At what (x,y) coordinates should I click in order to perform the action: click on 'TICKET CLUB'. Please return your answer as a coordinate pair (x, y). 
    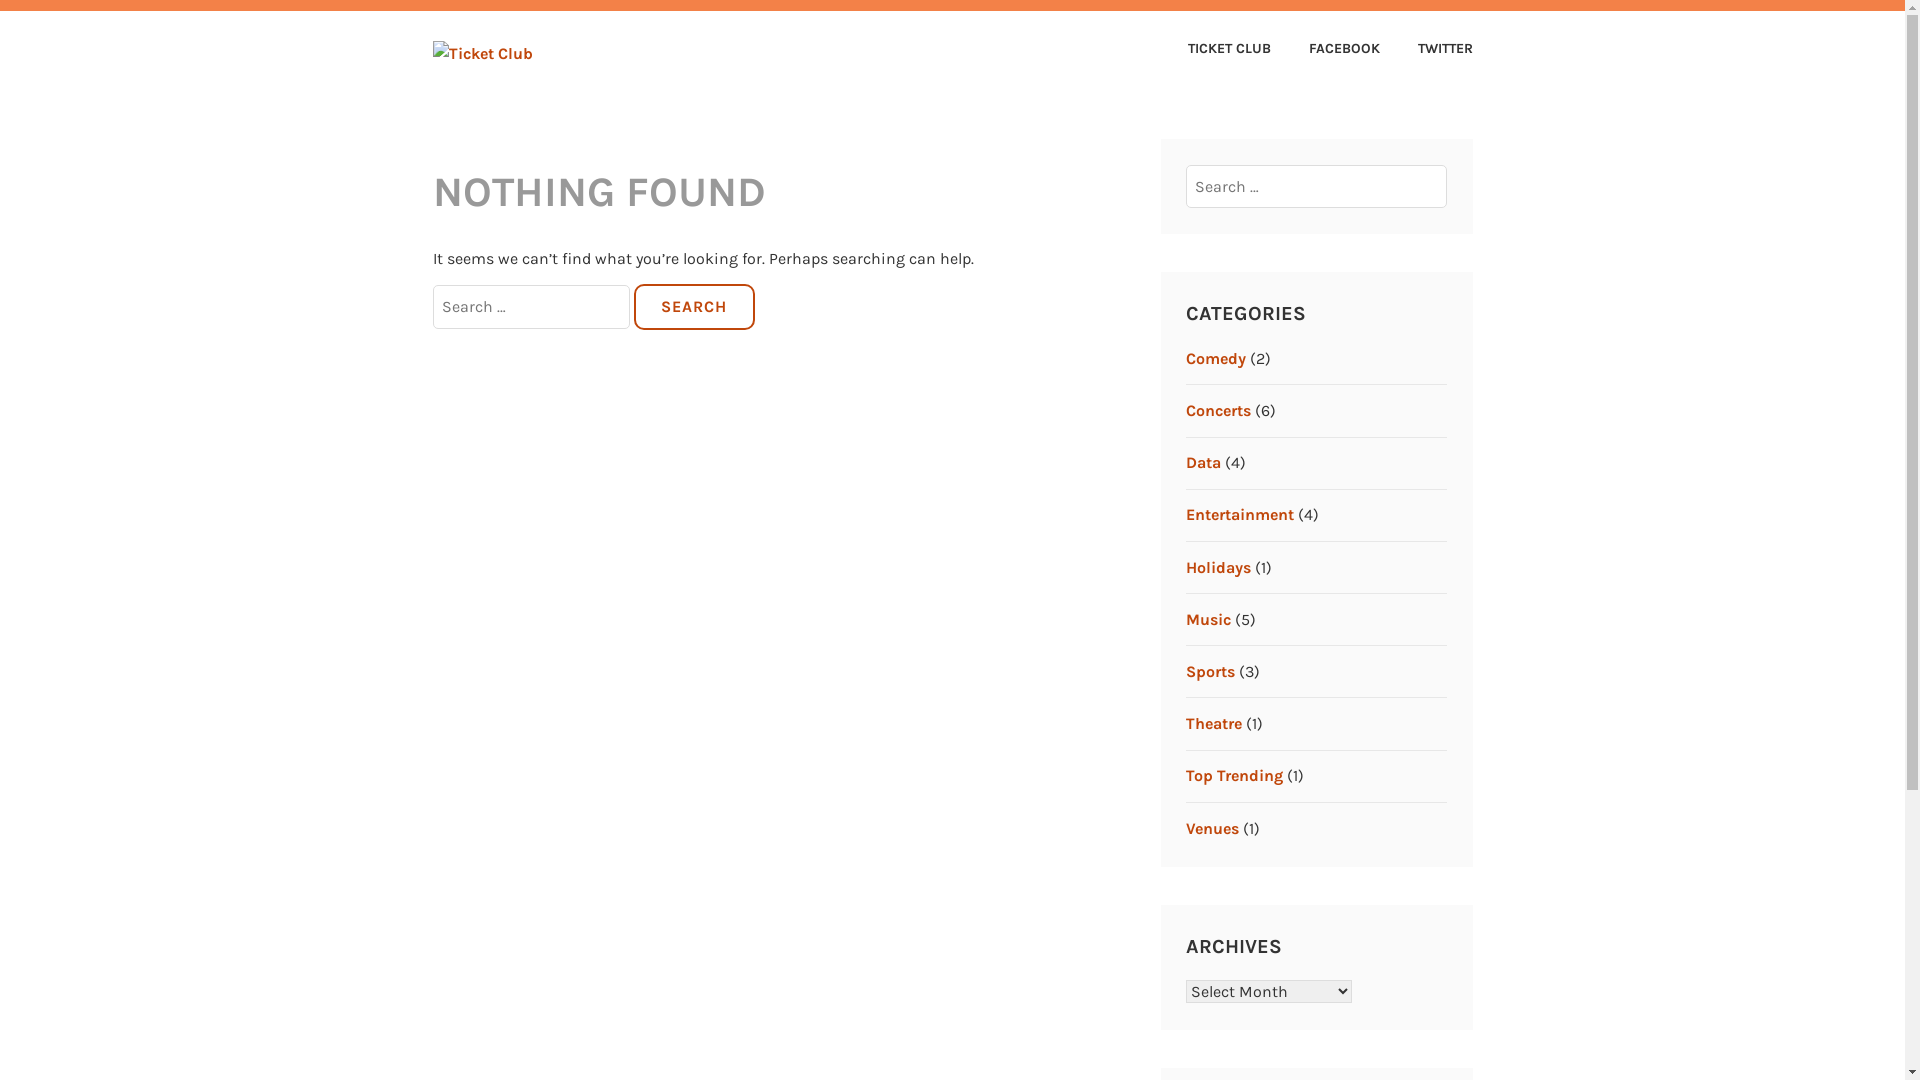
    Looking at the image, I should click on (670, 56).